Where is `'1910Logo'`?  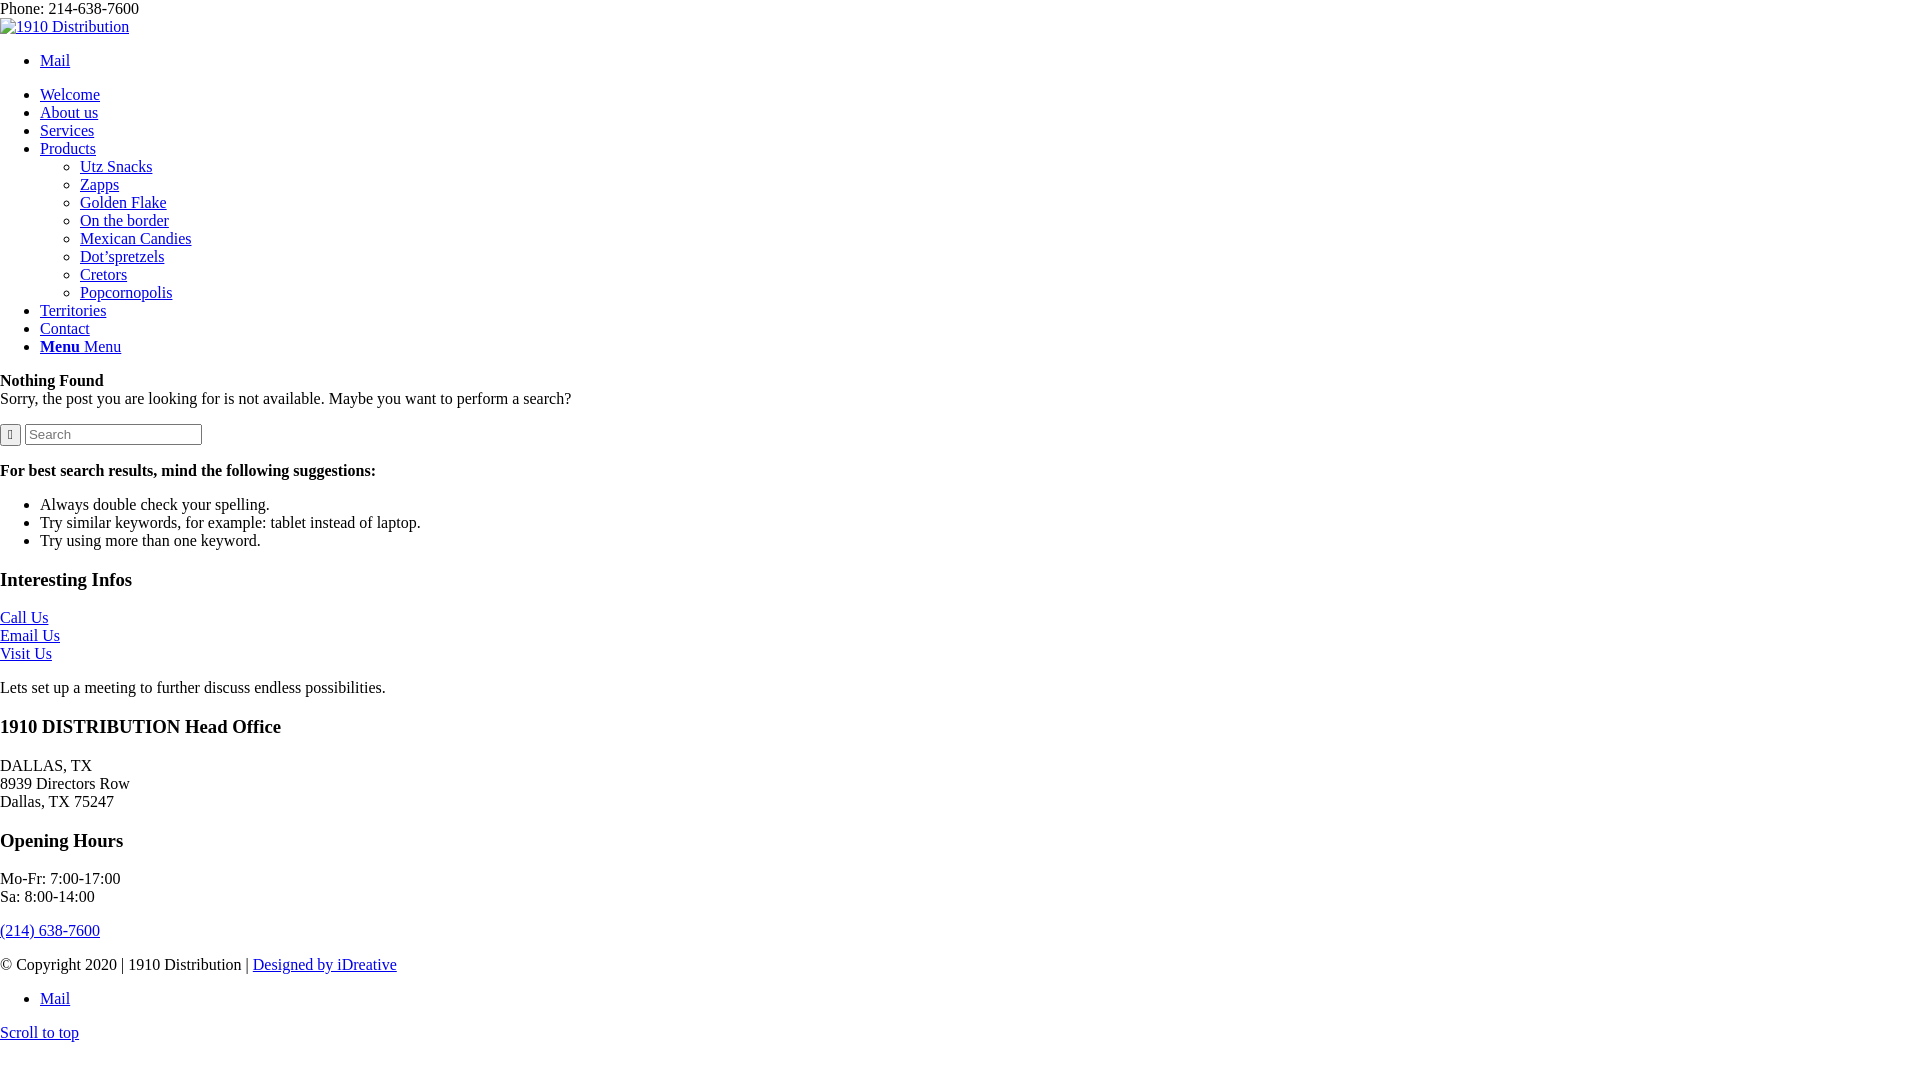 '1910Logo' is located at coordinates (64, 27).